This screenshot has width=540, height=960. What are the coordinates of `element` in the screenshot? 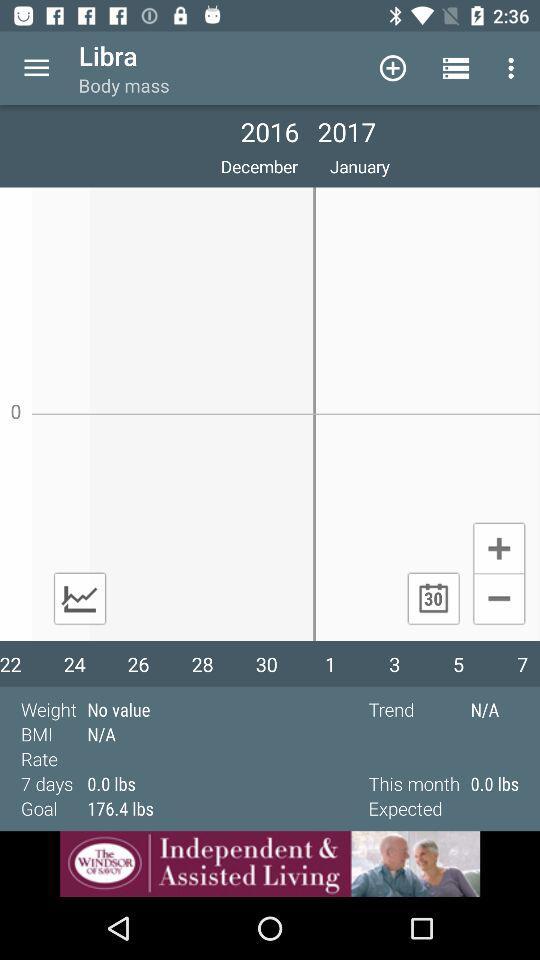 It's located at (498, 547).